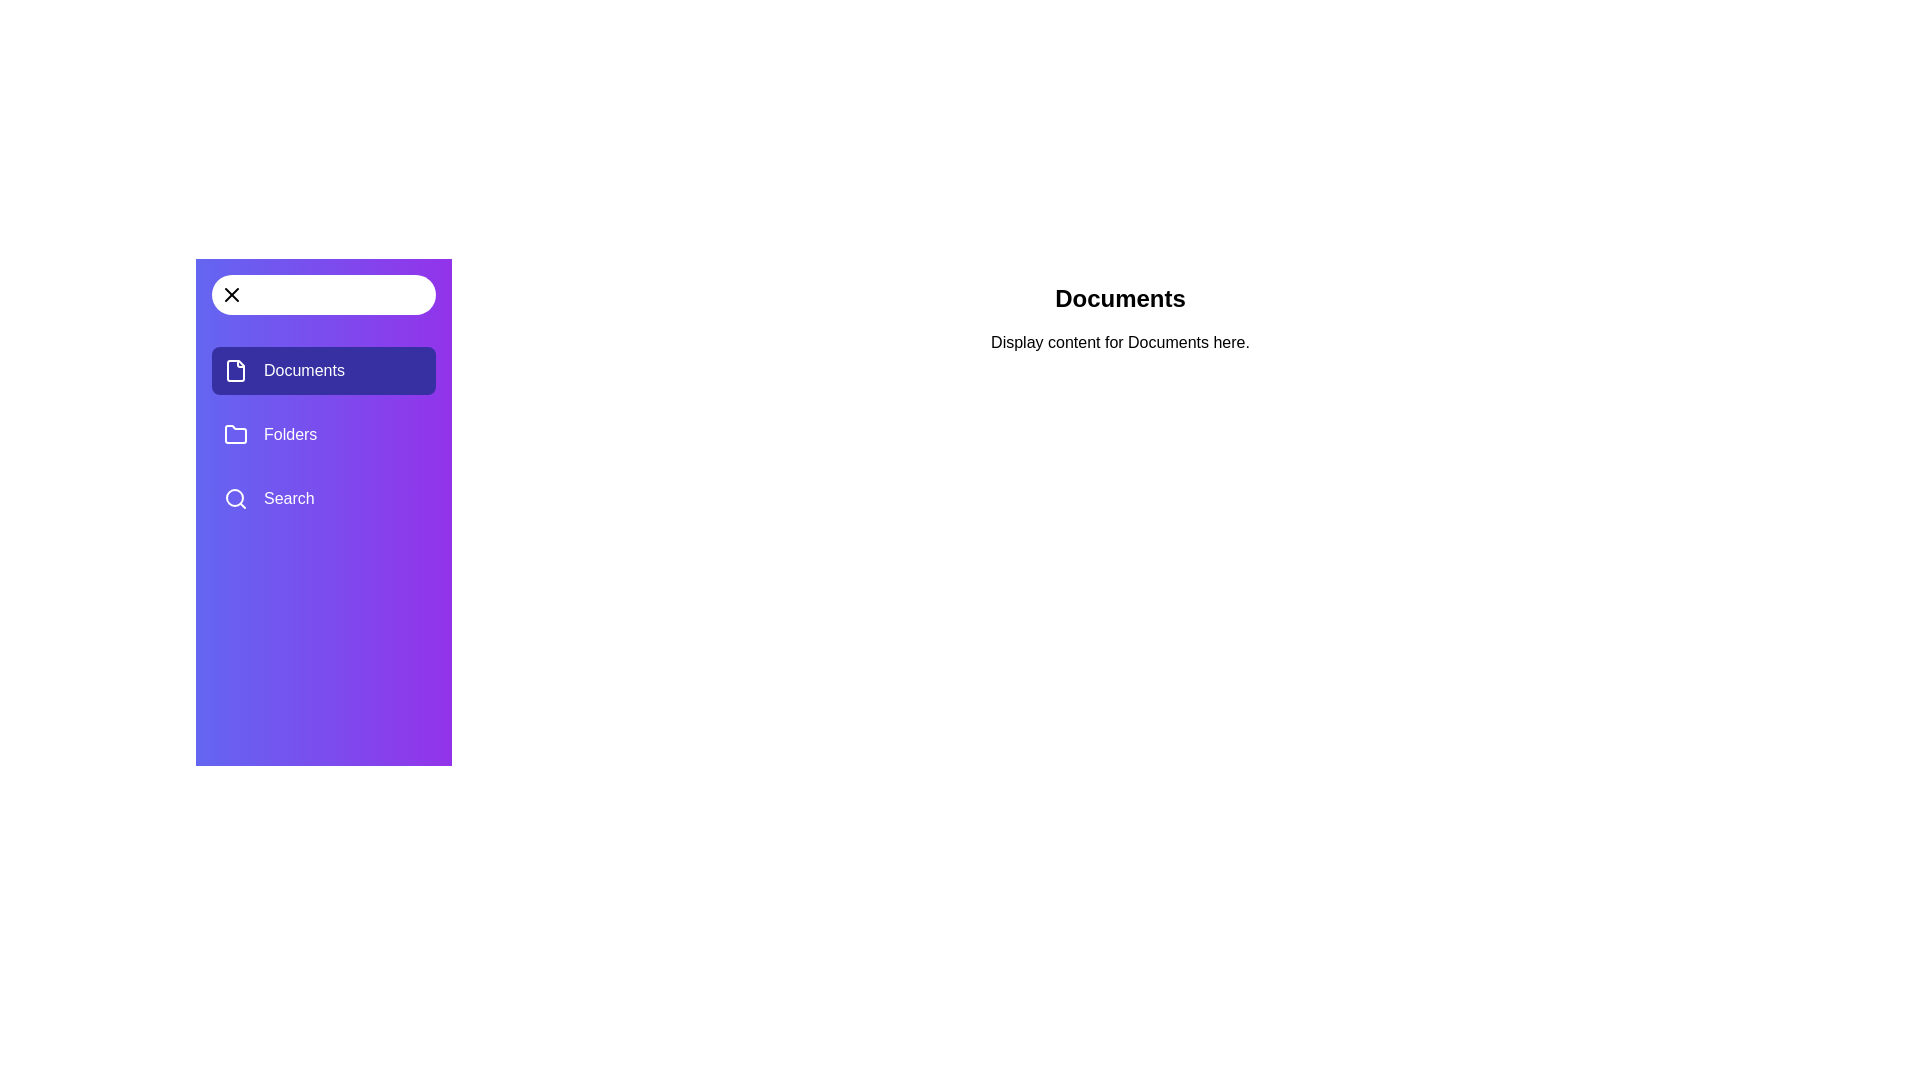  I want to click on the menu section Documents, so click(324, 370).